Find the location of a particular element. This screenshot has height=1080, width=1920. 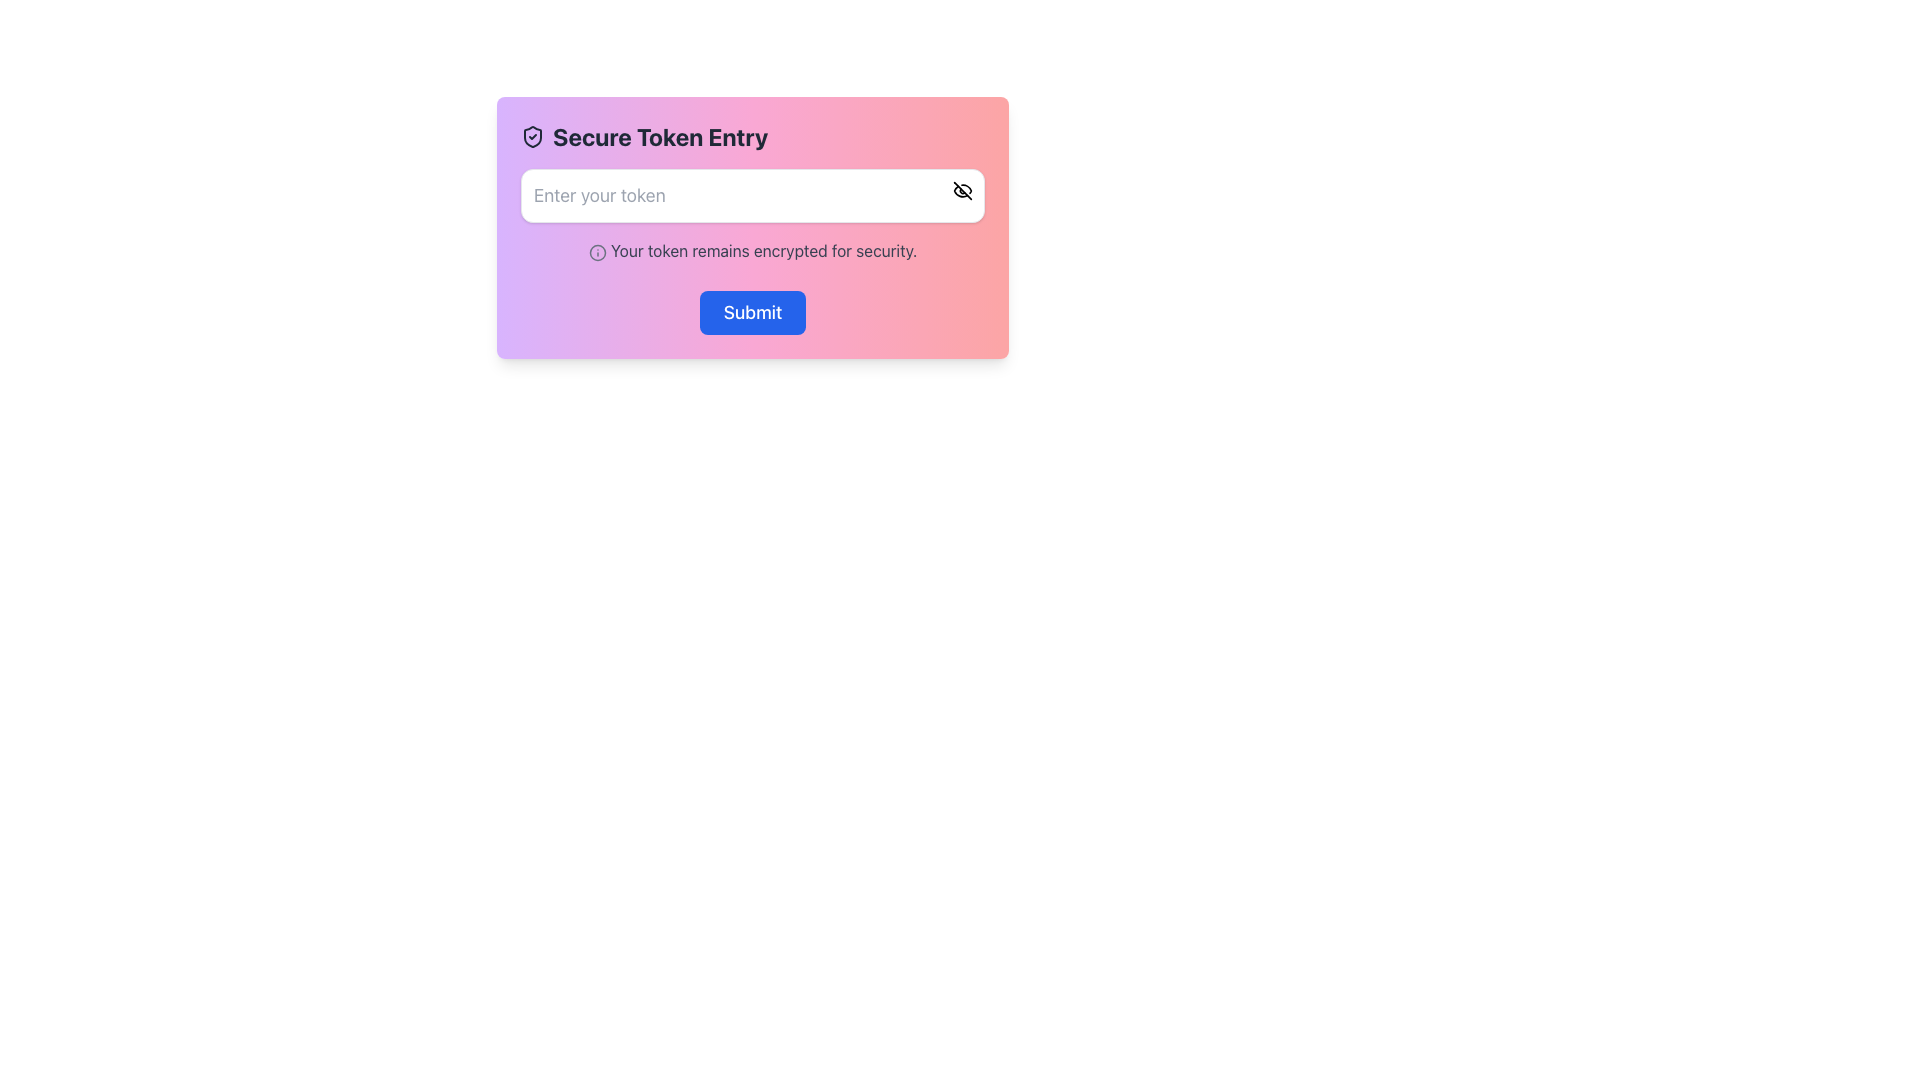

the SVG icon resembling a shield with a check mark, located to the immediate left of the 'Secure Token Entry' text in the header section is located at coordinates (532, 136).